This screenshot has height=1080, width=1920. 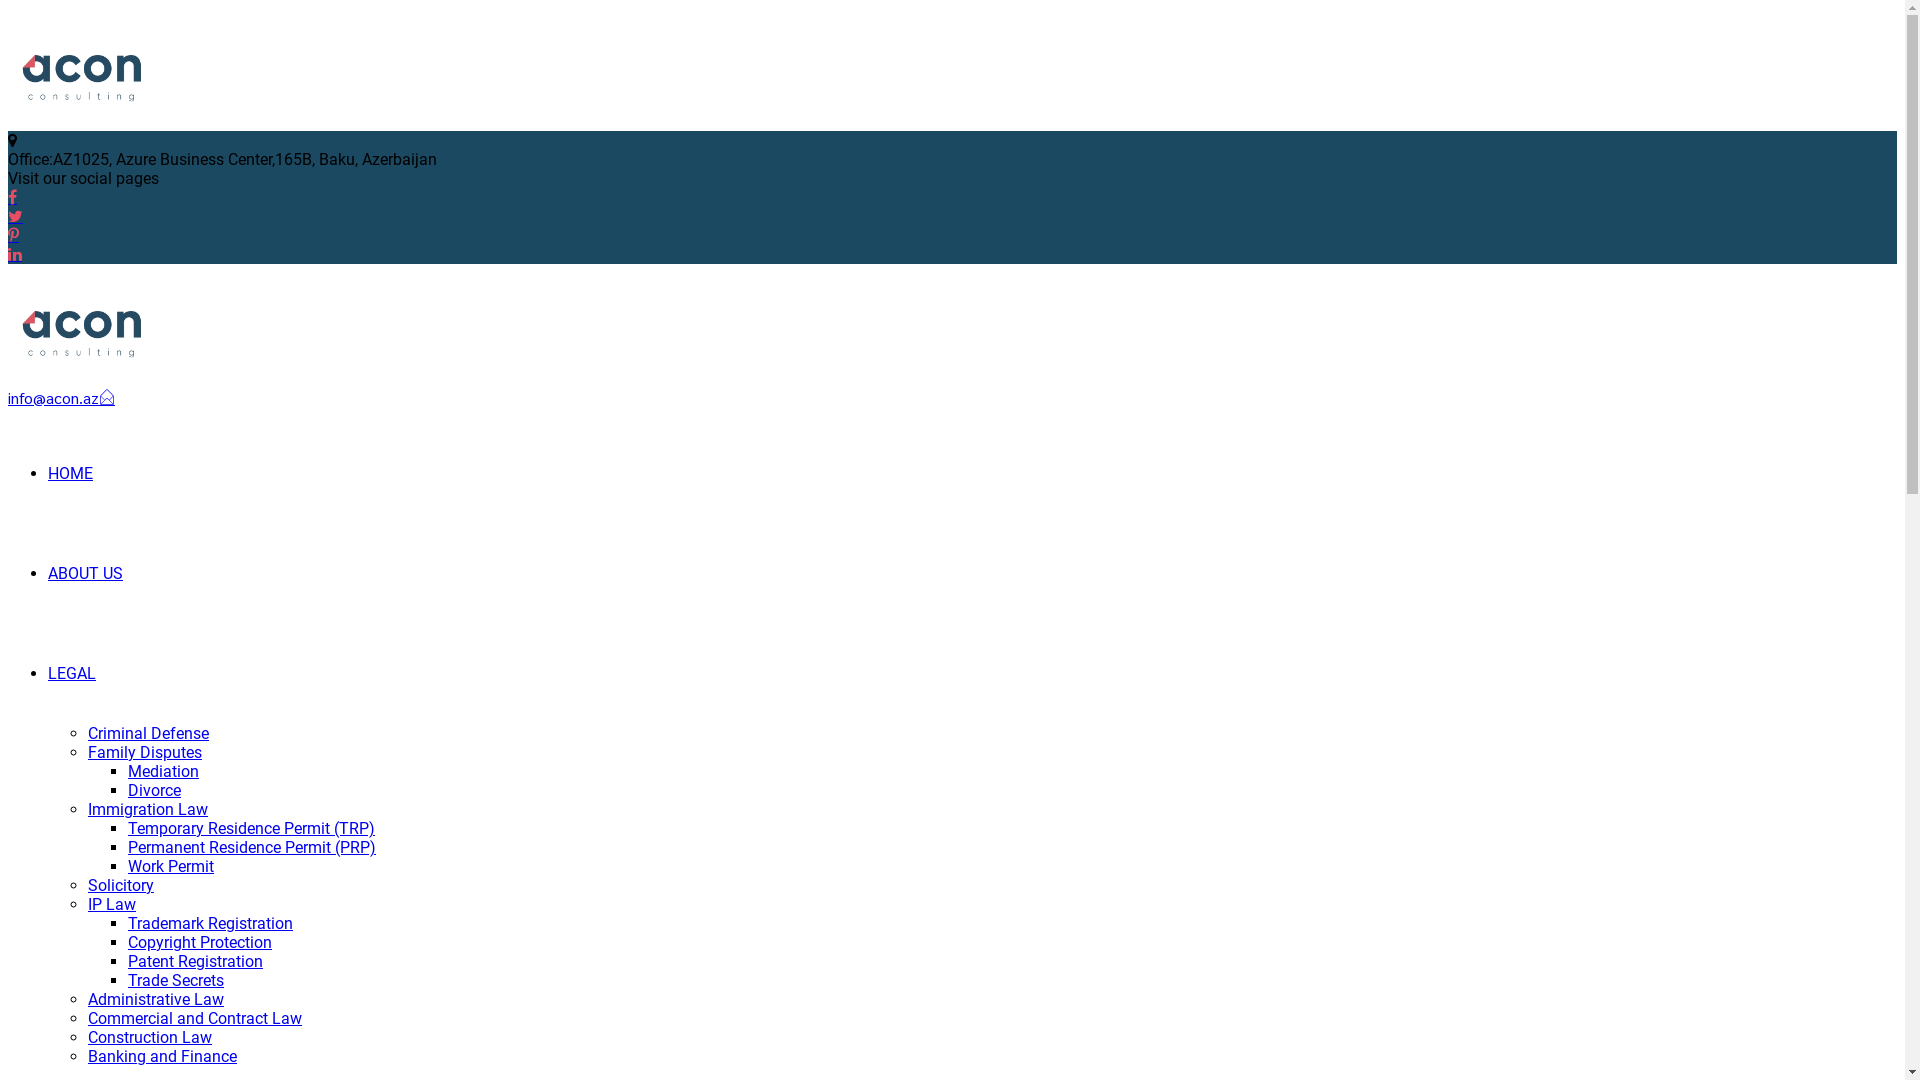 I want to click on 'Mediation', so click(x=163, y=770).